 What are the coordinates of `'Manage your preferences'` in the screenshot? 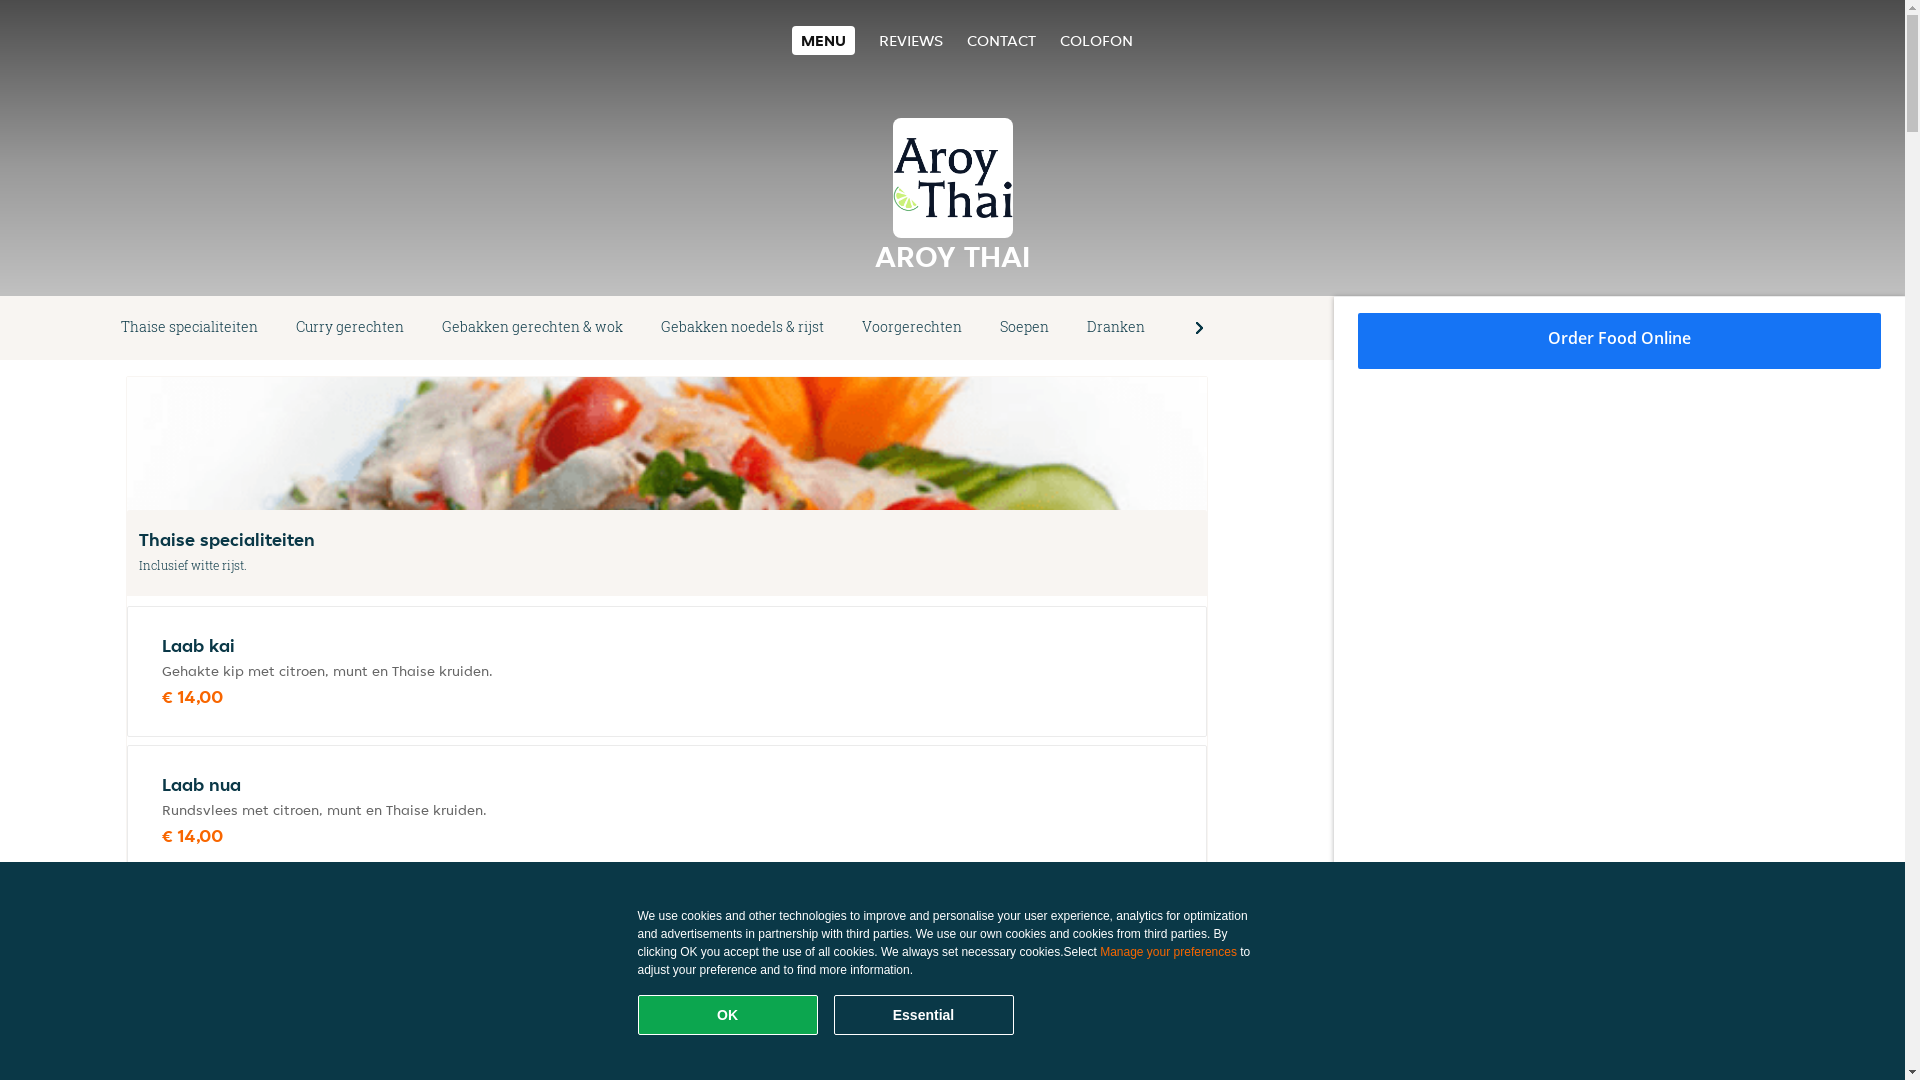 It's located at (1168, 951).